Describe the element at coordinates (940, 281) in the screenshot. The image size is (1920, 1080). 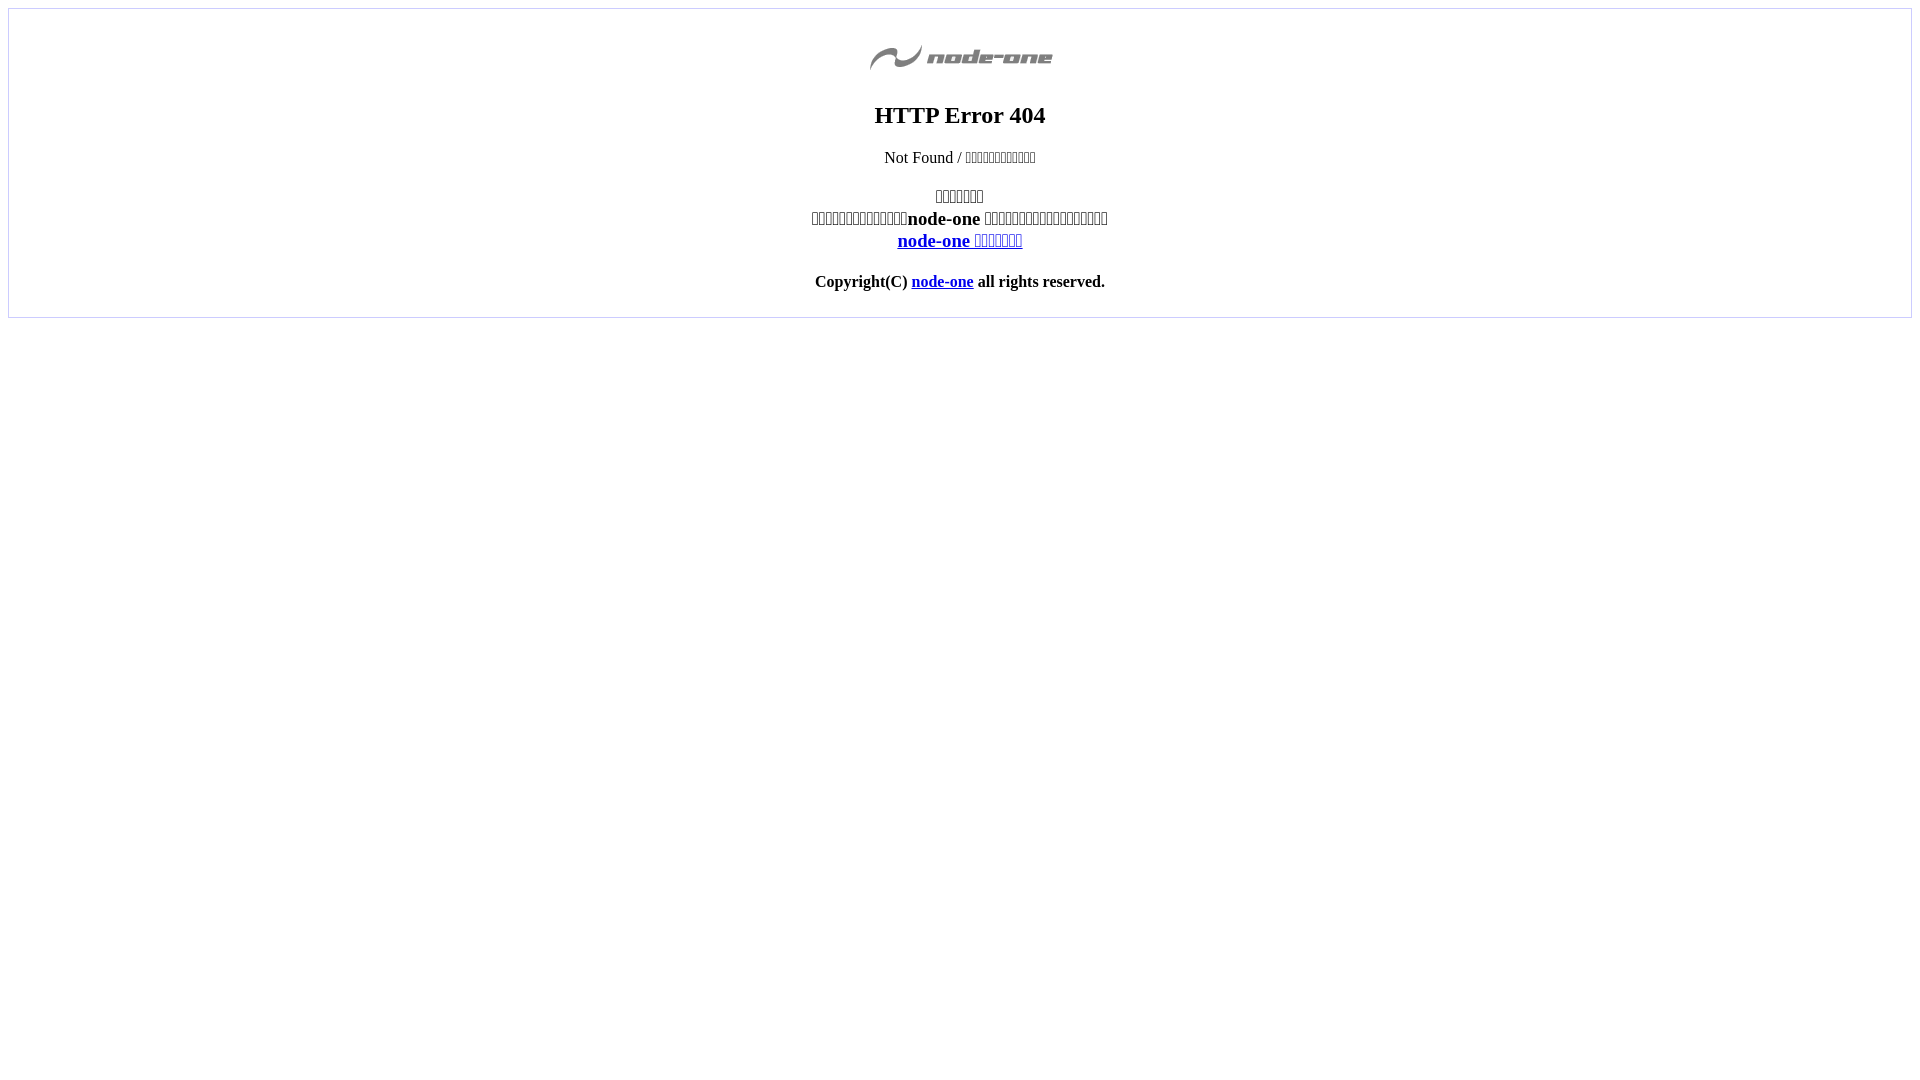
I see `'node-one'` at that location.